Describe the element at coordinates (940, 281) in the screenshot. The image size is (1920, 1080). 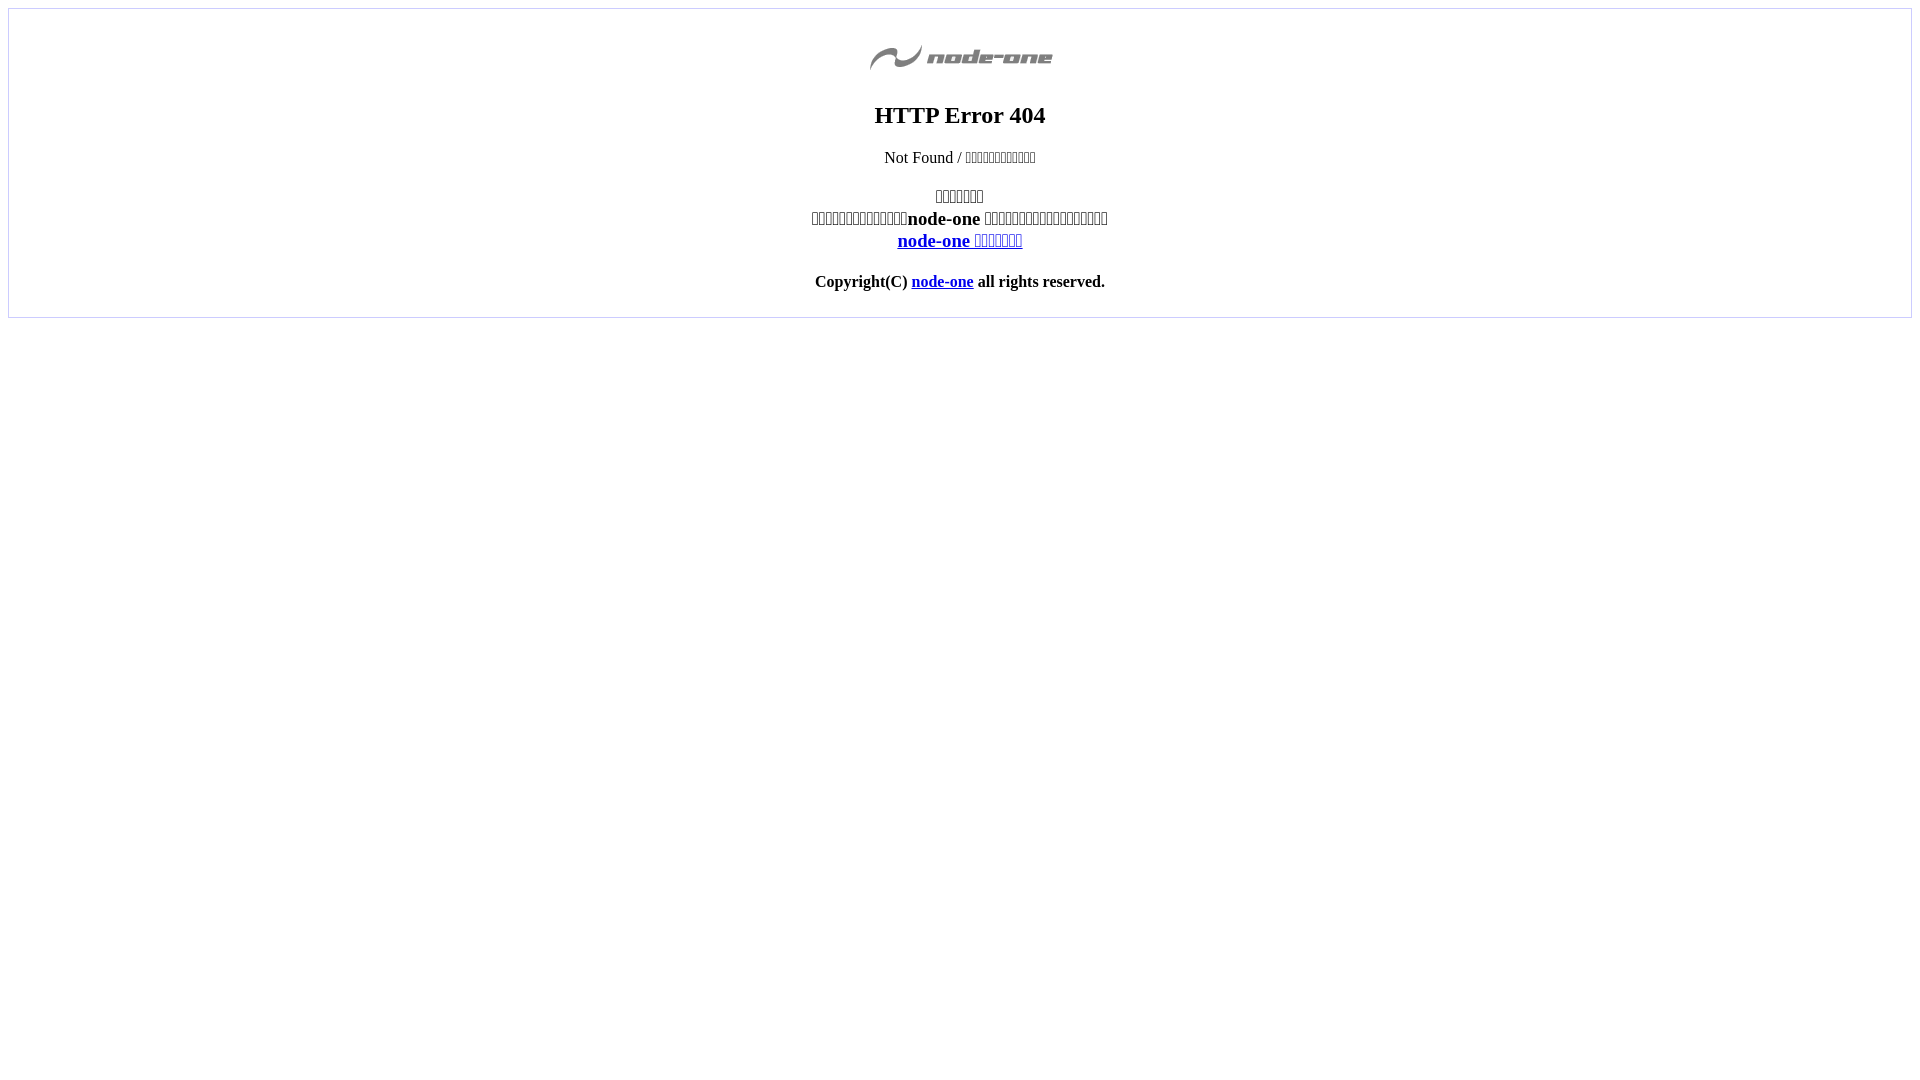
I see `'node-one'` at that location.